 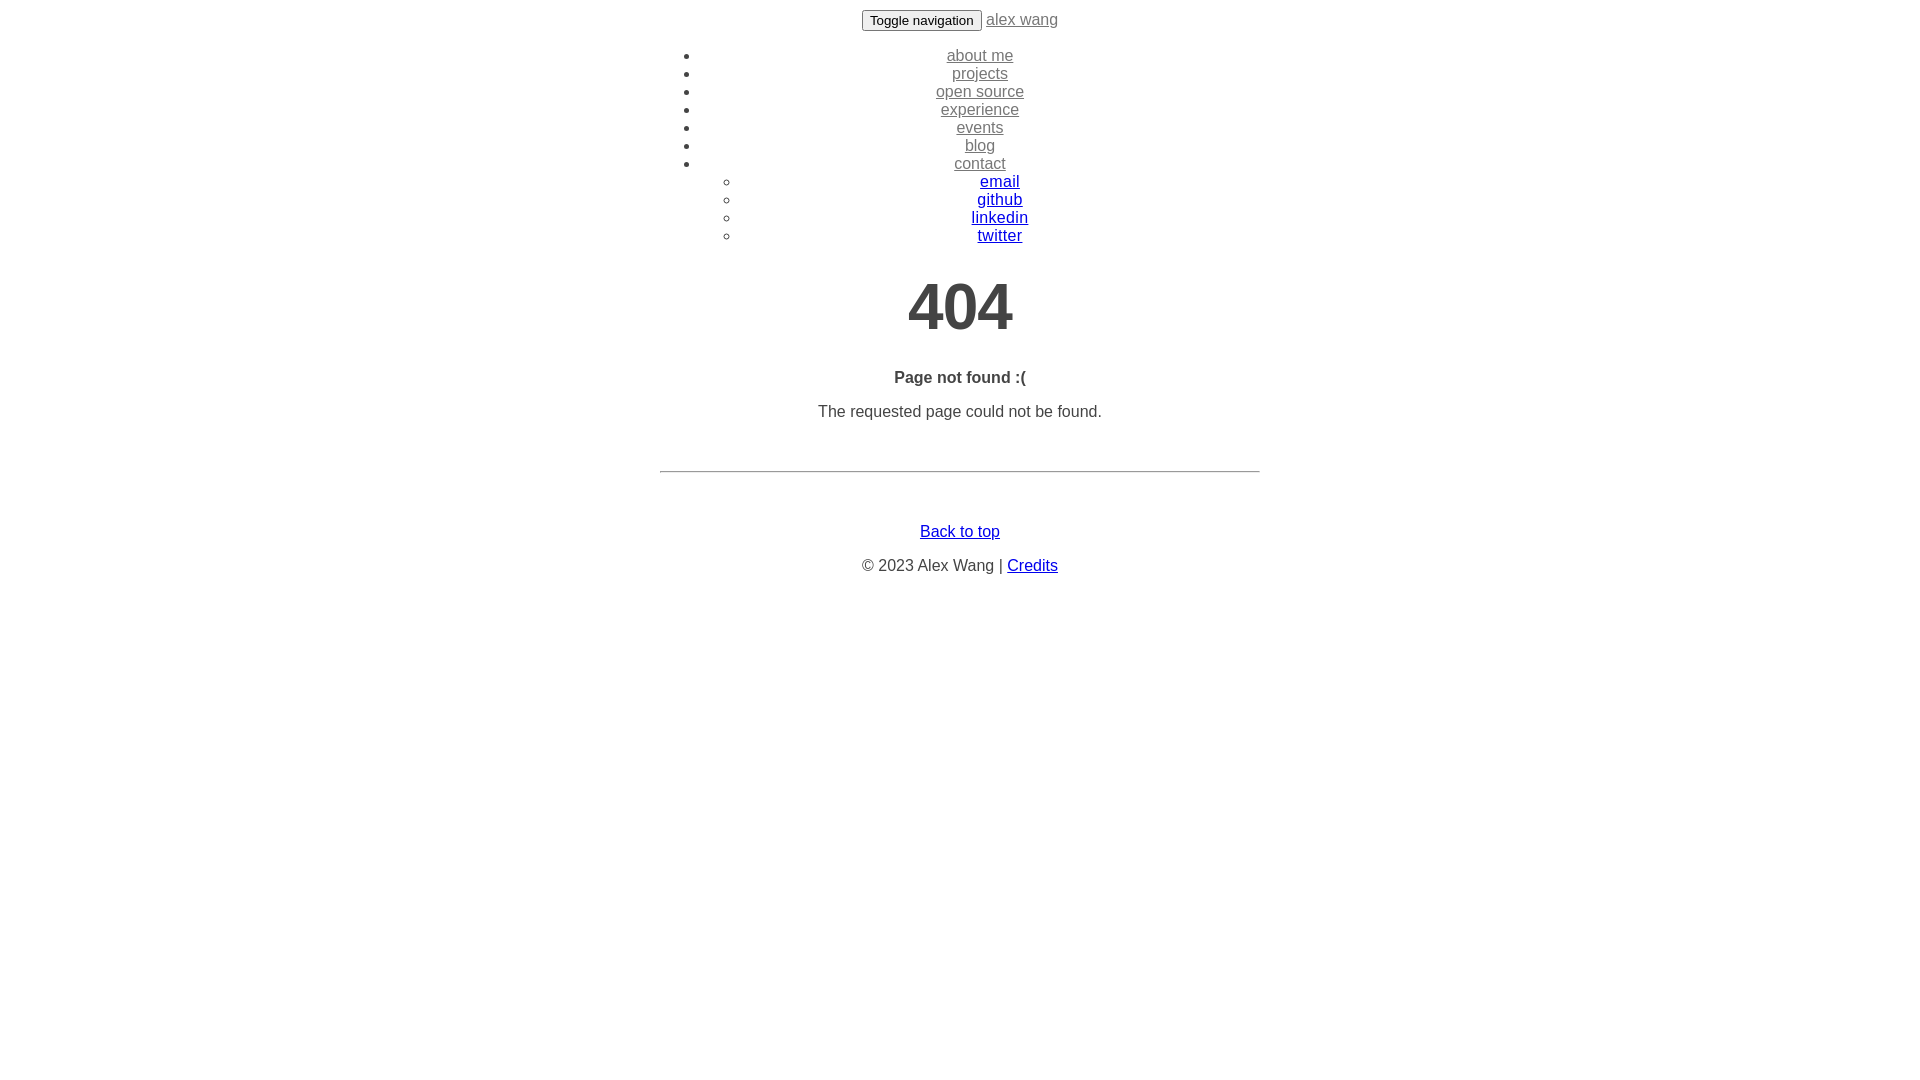 What do you see at coordinates (979, 144) in the screenshot?
I see `'blog'` at bounding box center [979, 144].